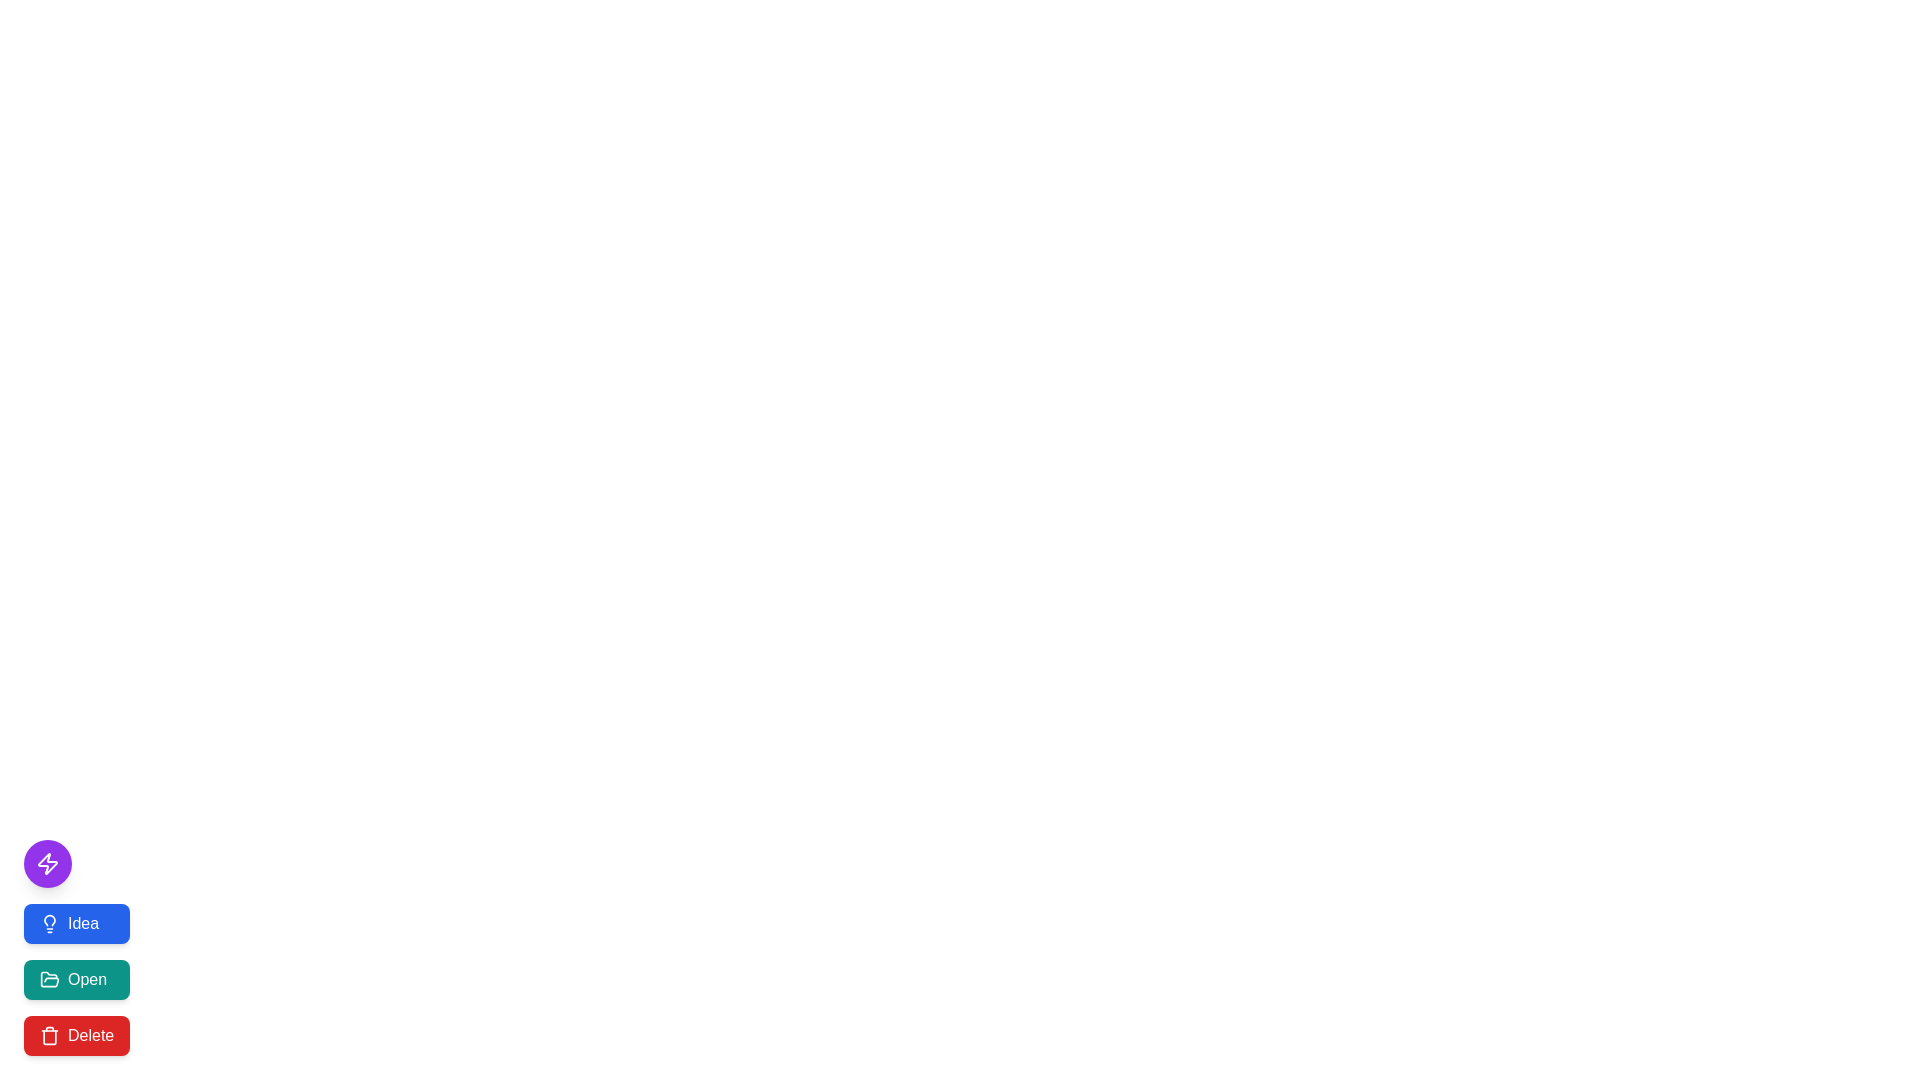 Image resolution: width=1920 pixels, height=1080 pixels. What do you see at coordinates (49, 978) in the screenshot?
I see `the folder icon styled in a minimalist outline design with a teal background, located in the upper left portion of the 'Open' button` at bounding box center [49, 978].